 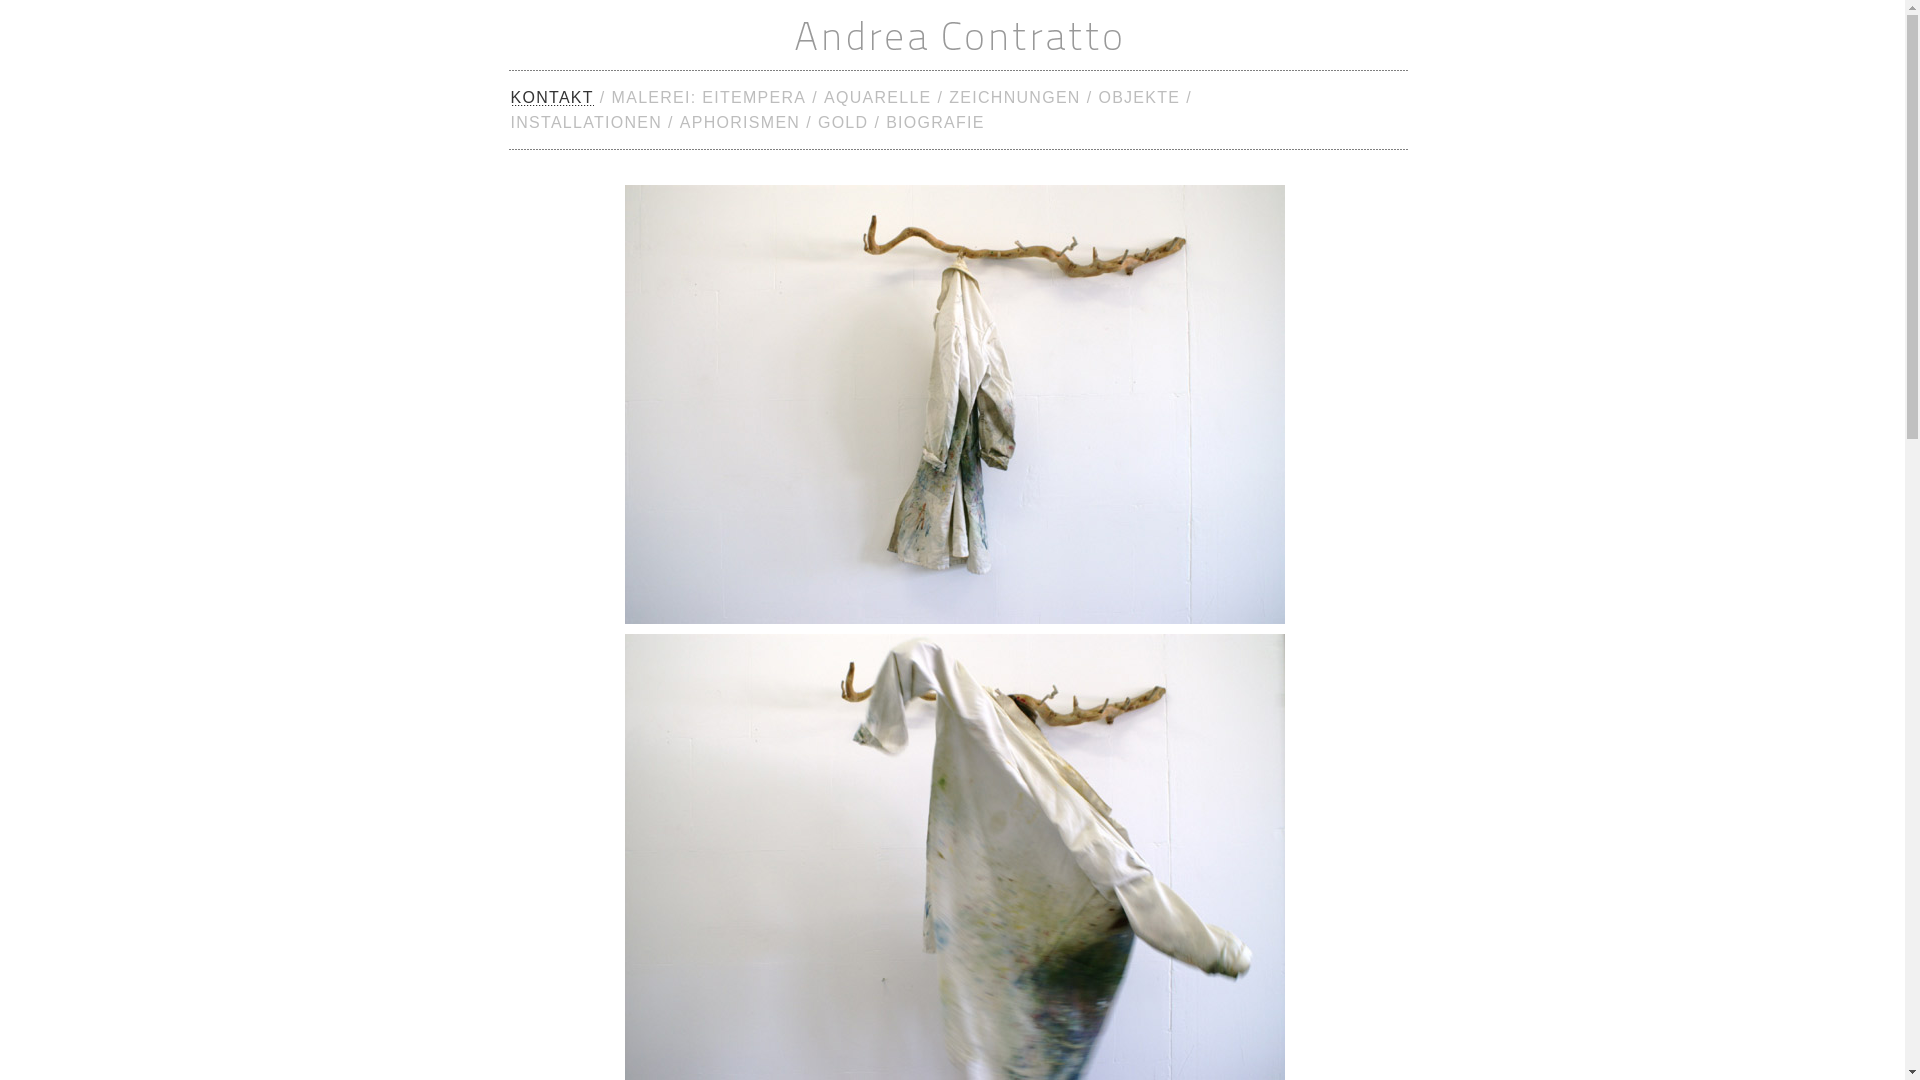 What do you see at coordinates (509, 122) in the screenshot?
I see `'INSTALLATIONEN'` at bounding box center [509, 122].